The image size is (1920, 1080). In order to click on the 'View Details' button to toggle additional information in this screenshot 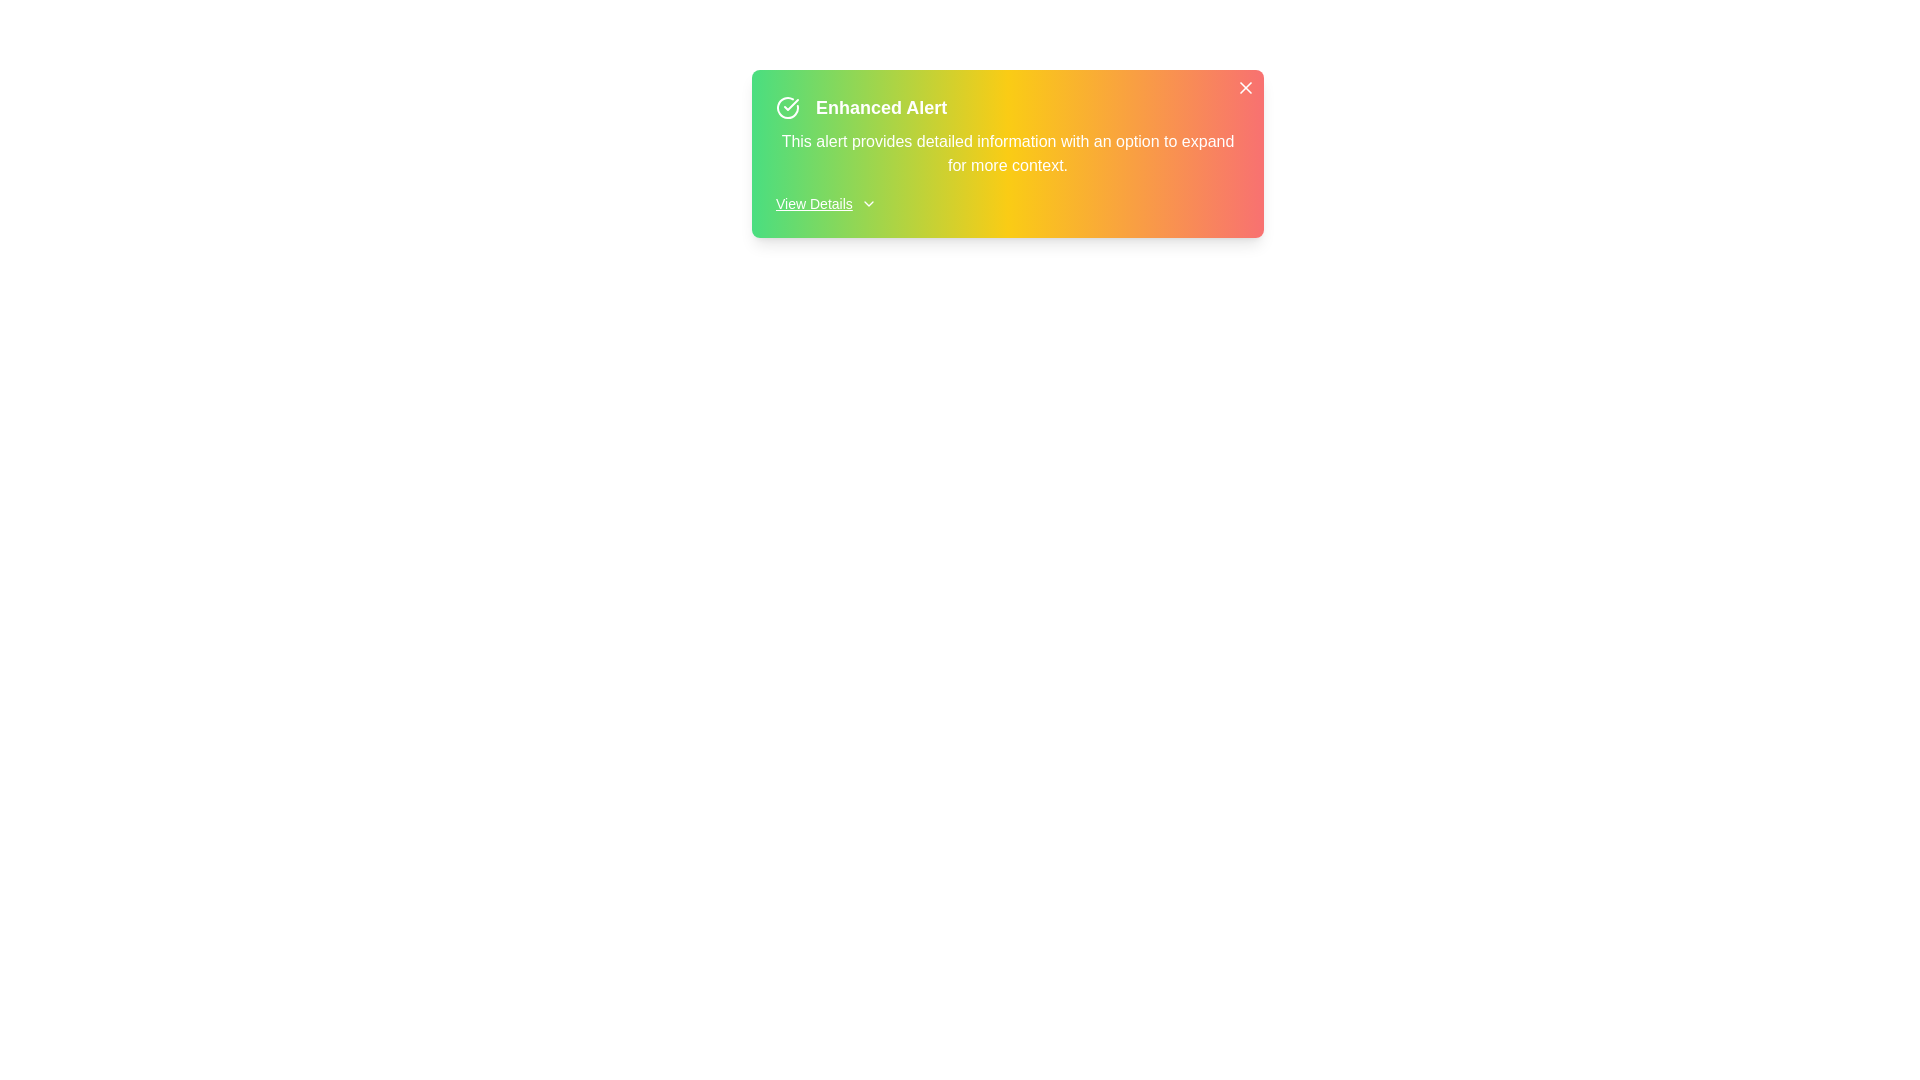, I will do `click(825, 204)`.